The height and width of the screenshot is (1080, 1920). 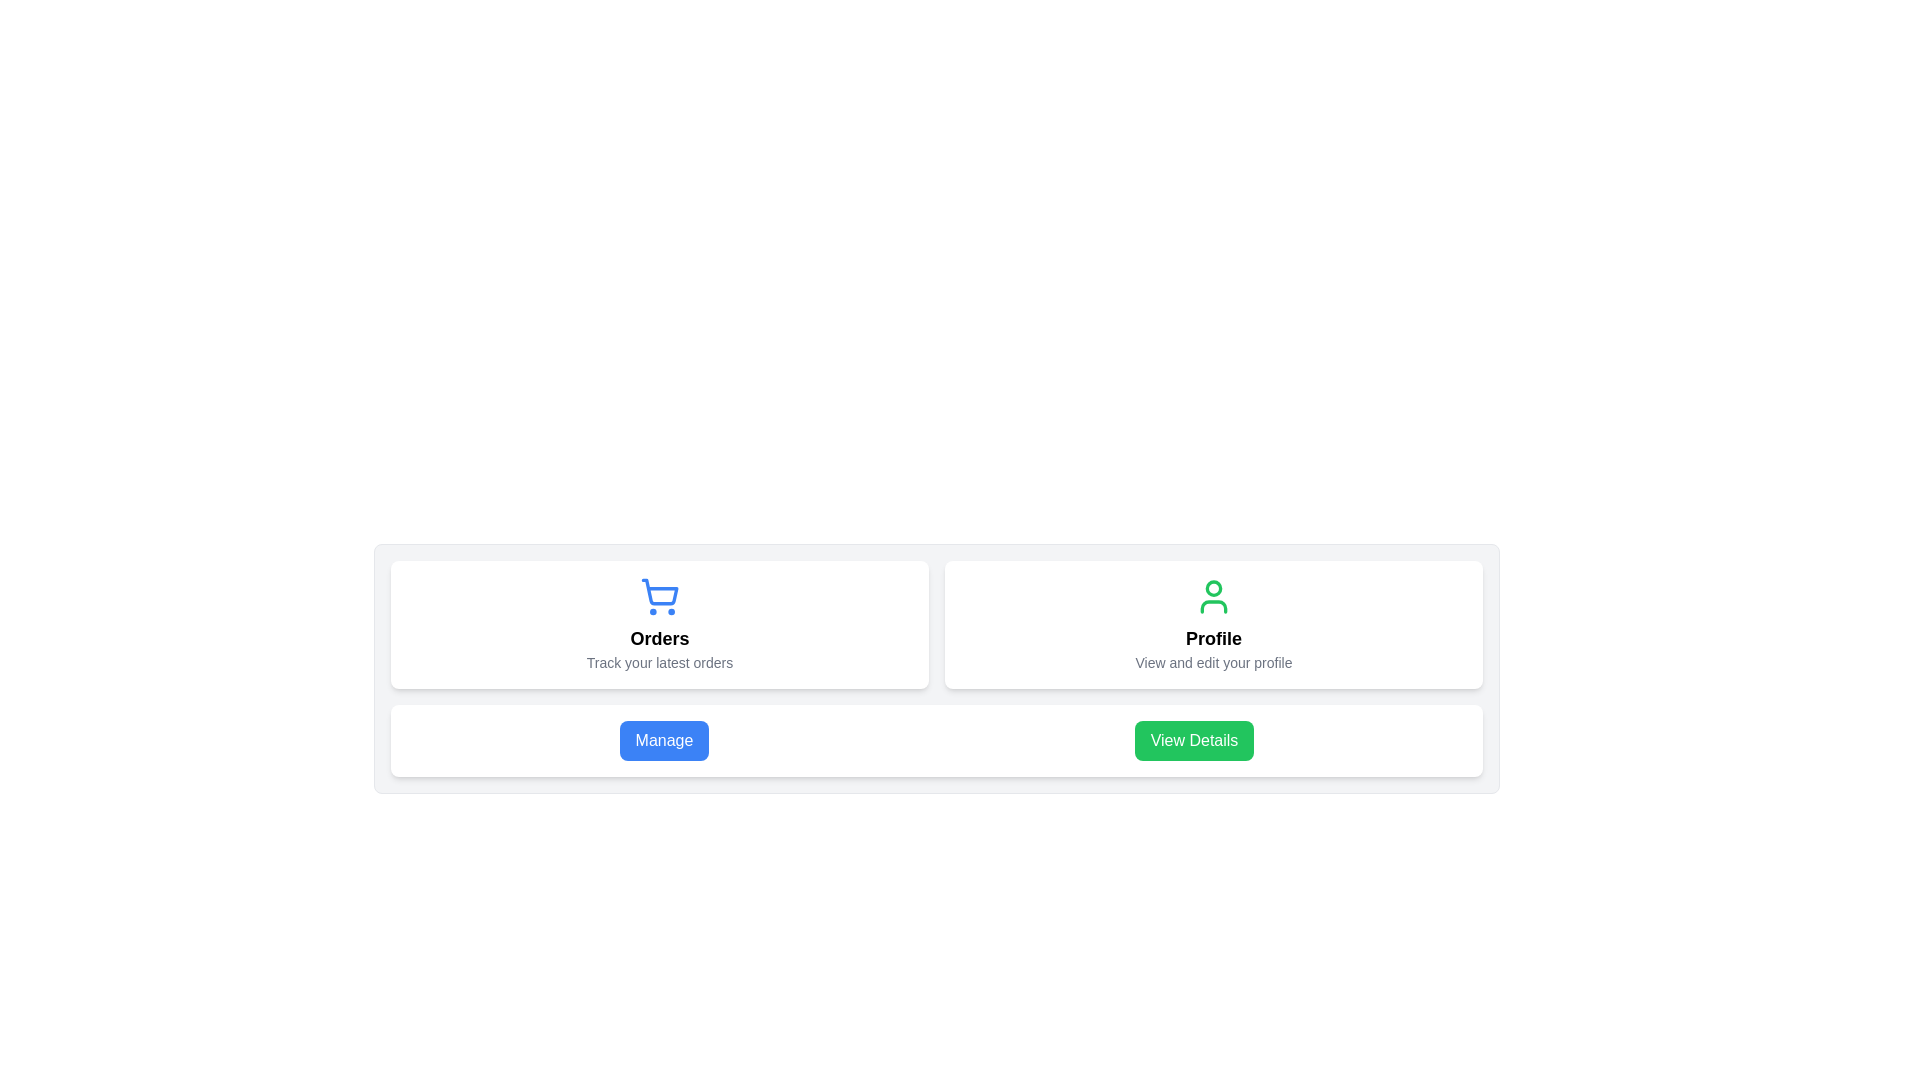 What do you see at coordinates (1194, 740) in the screenshot?
I see `the 'View Details' button with a green background and white text` at bounding box center [1194, 740].